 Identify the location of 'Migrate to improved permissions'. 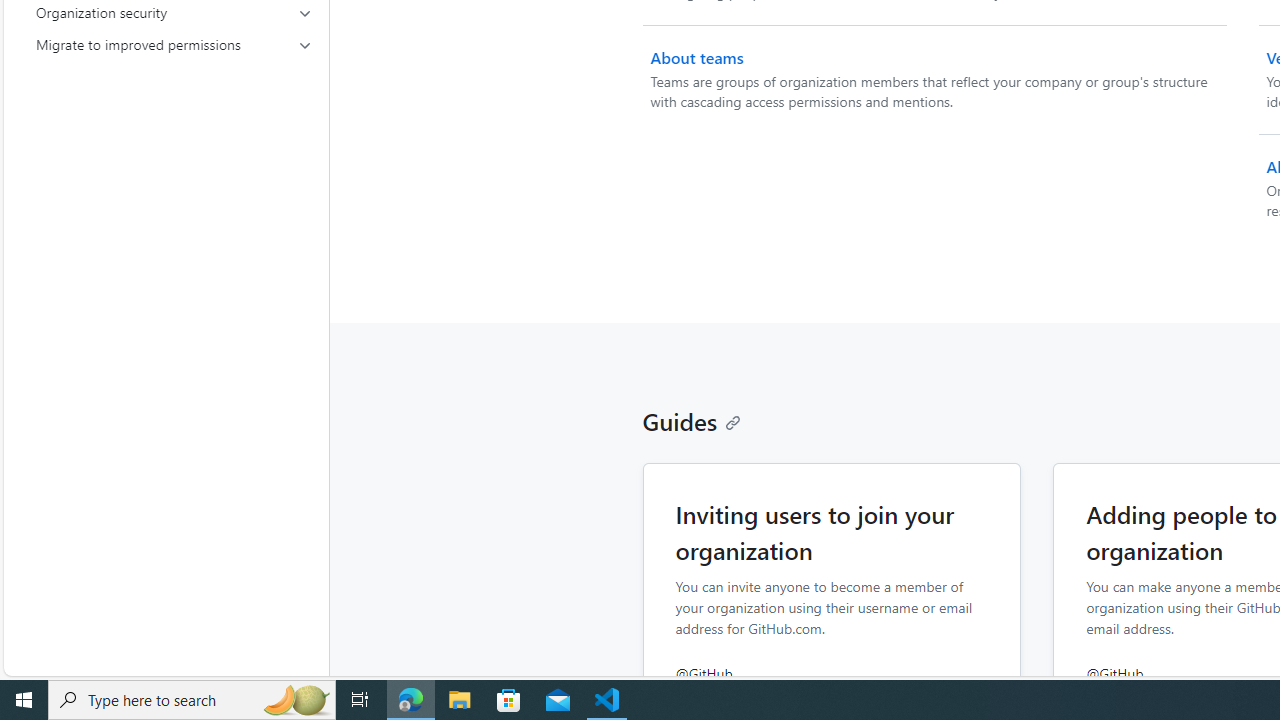
(174, 45).